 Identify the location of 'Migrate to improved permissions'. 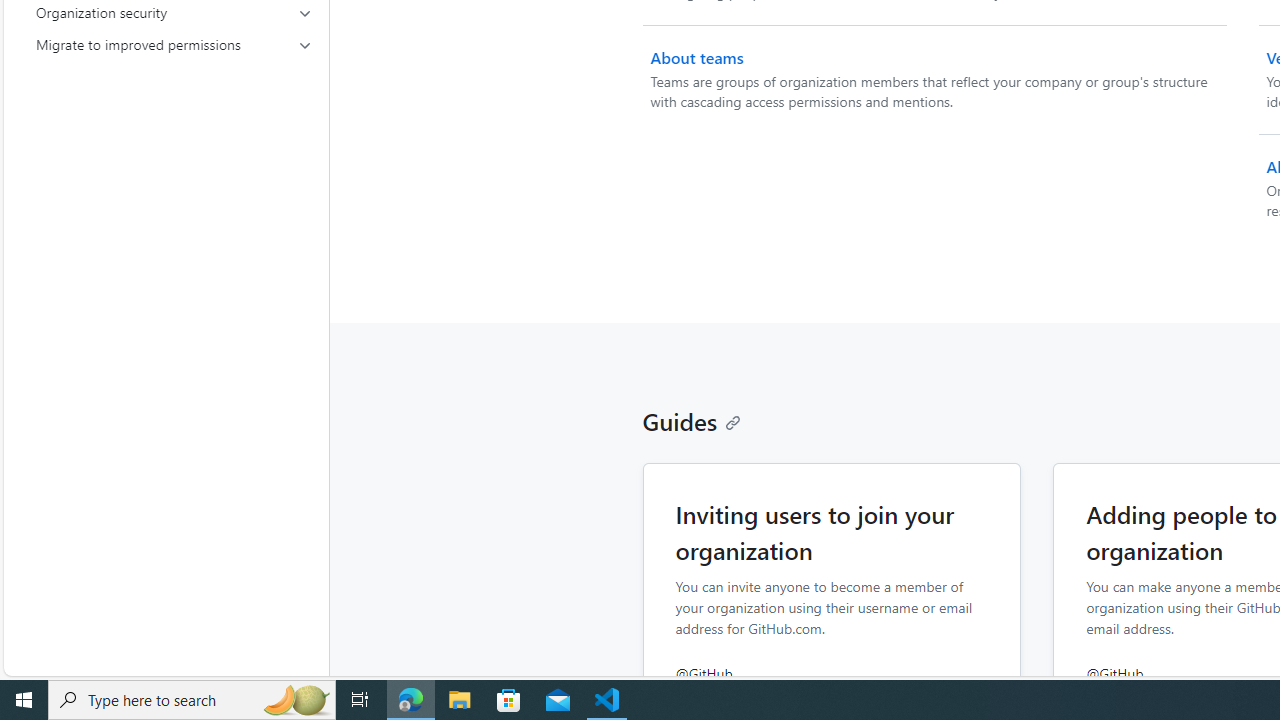
(174, 45).